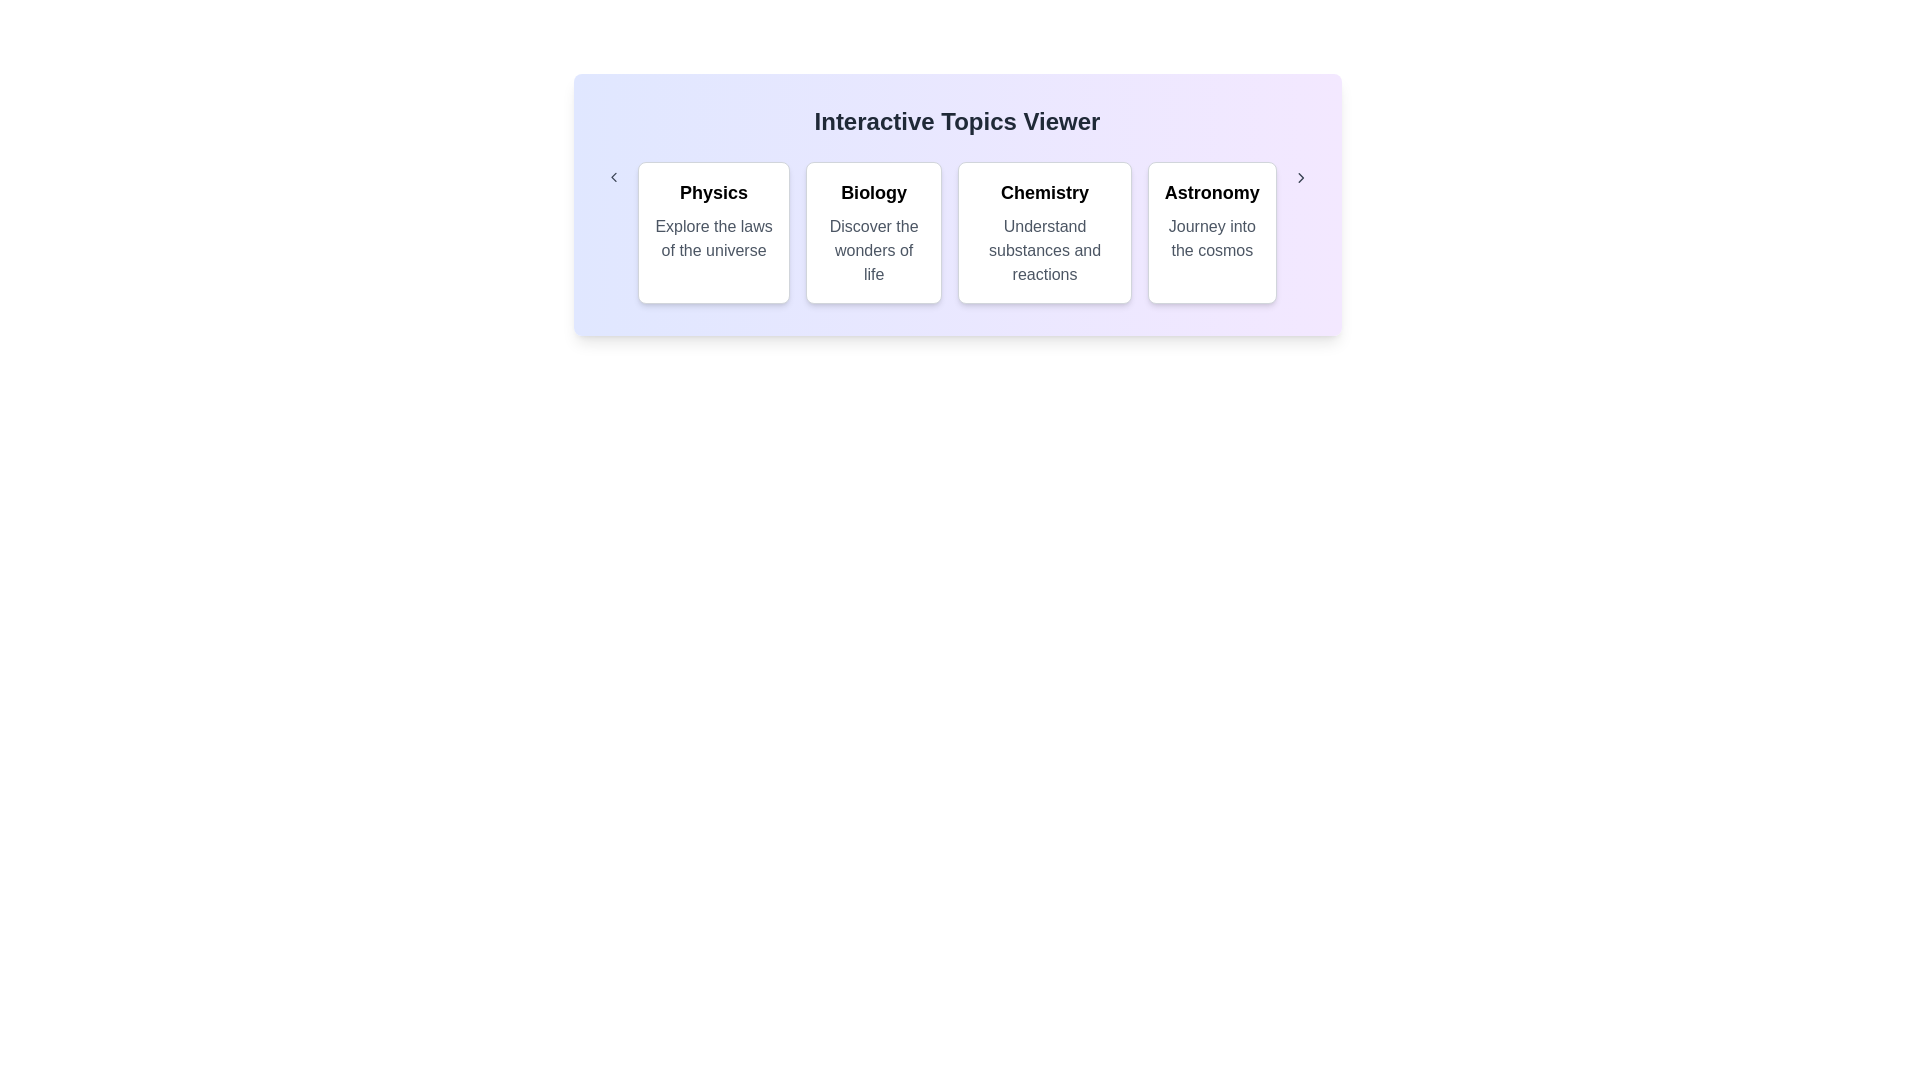  I want to click on the currently selected category to deselect it, so click(714, 231).